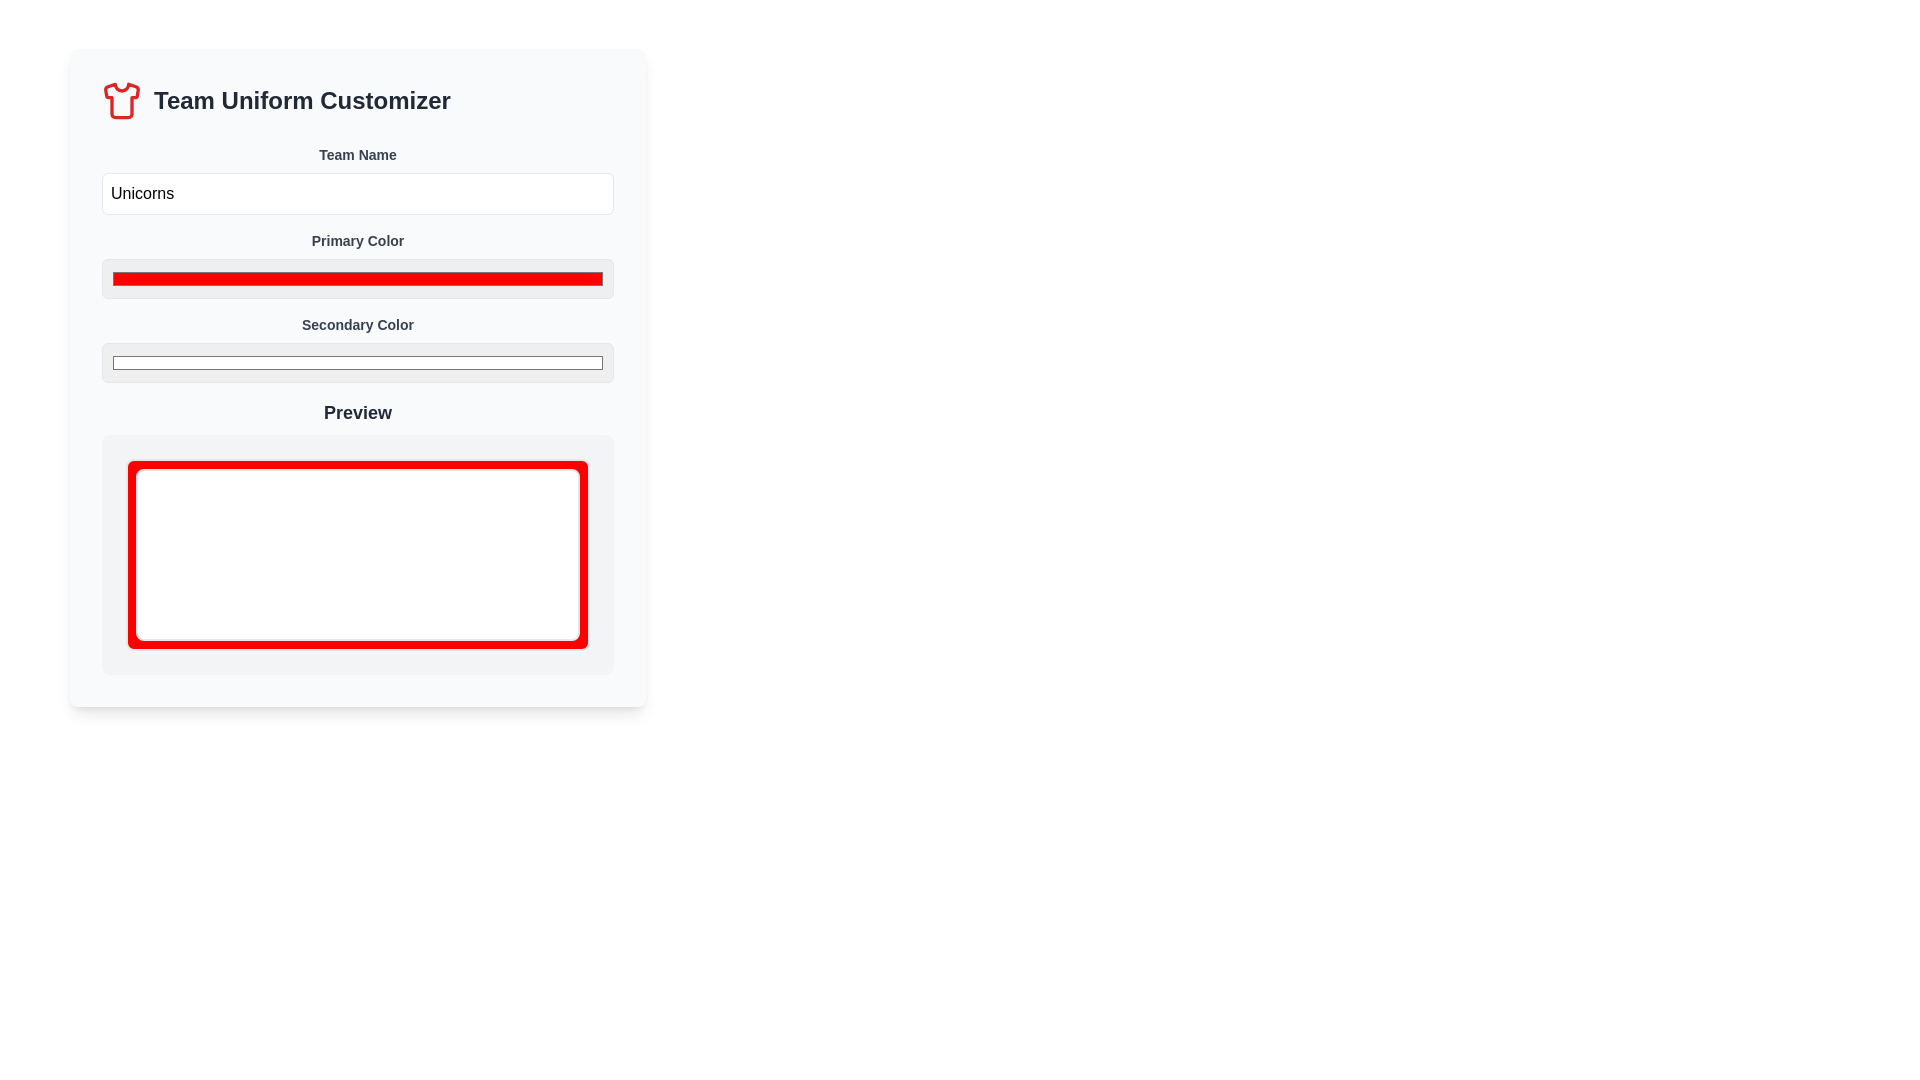 The image size is (1920, 1080). I want to click on the Color input field located below the 'Primary Color' section, so click(358, 347).